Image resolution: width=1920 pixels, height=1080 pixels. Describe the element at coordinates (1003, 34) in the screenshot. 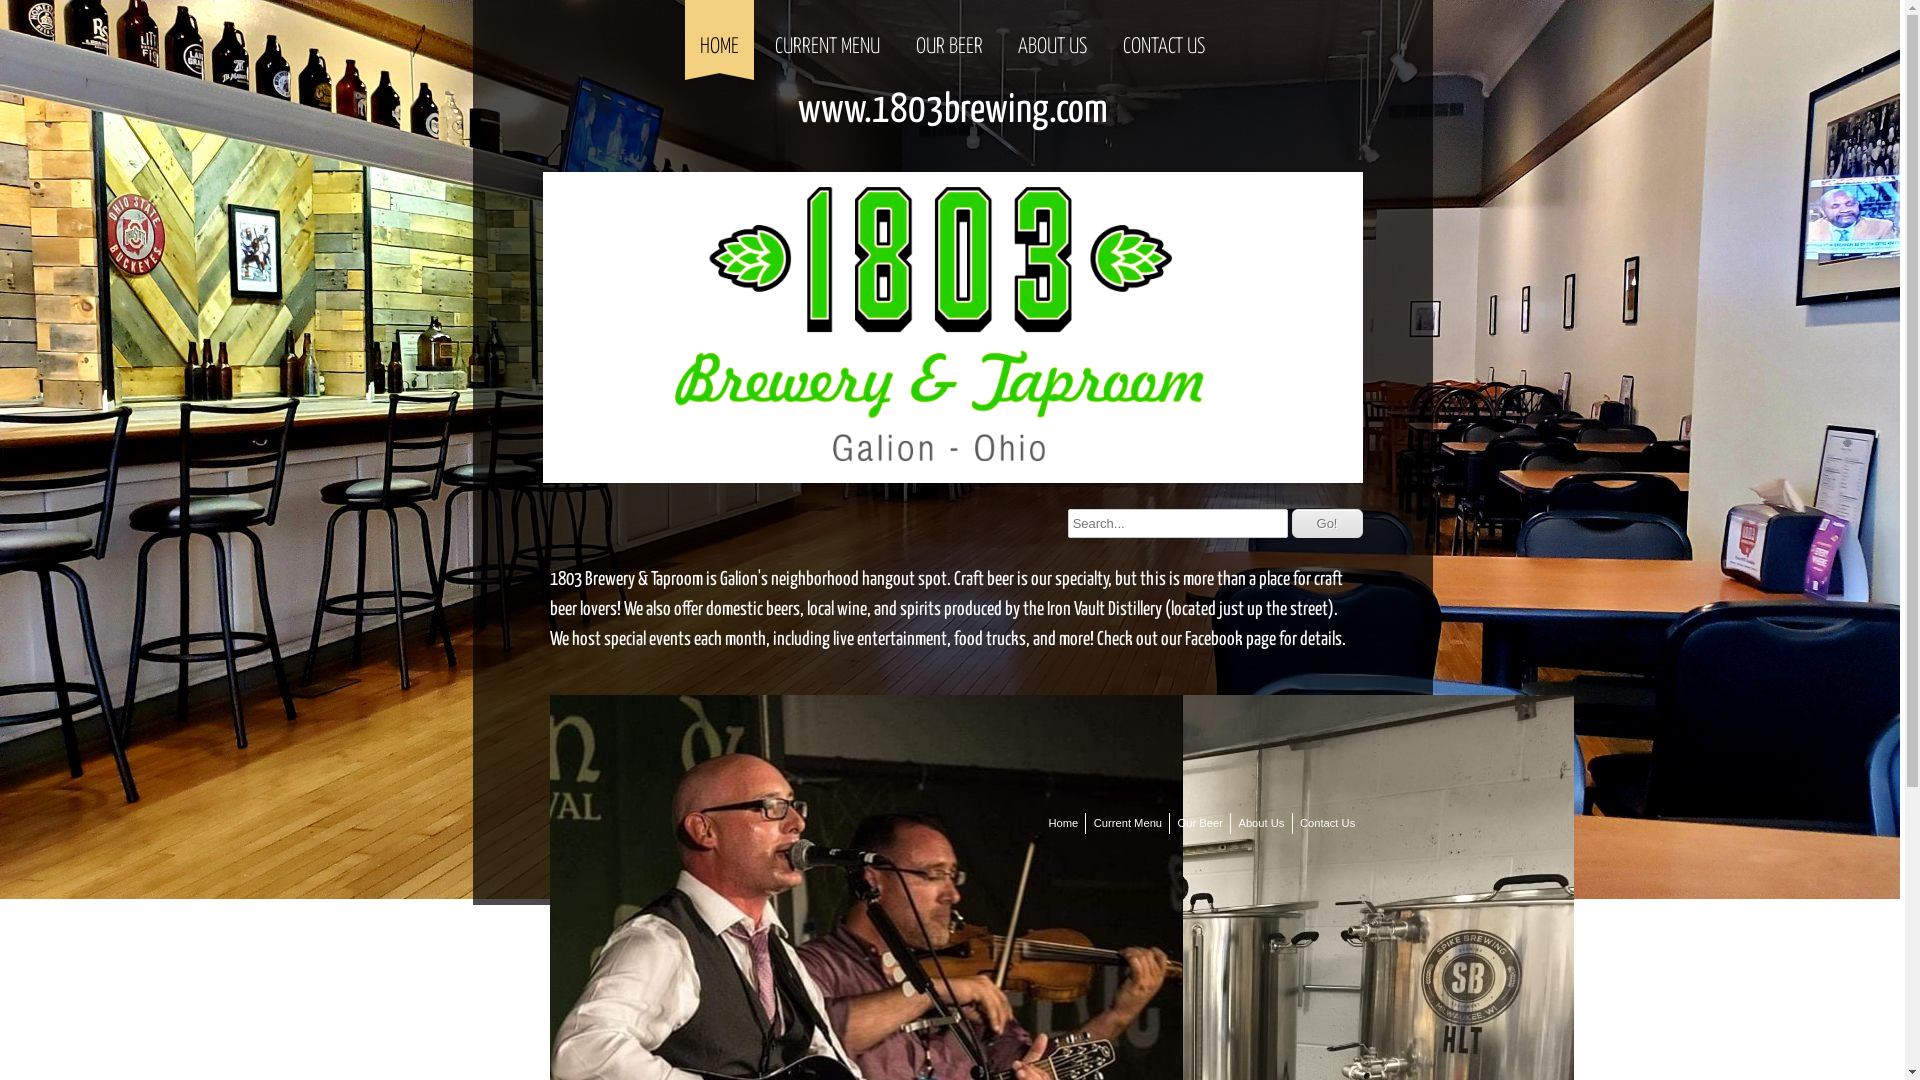

I see `'ABOUT US'` at that location.